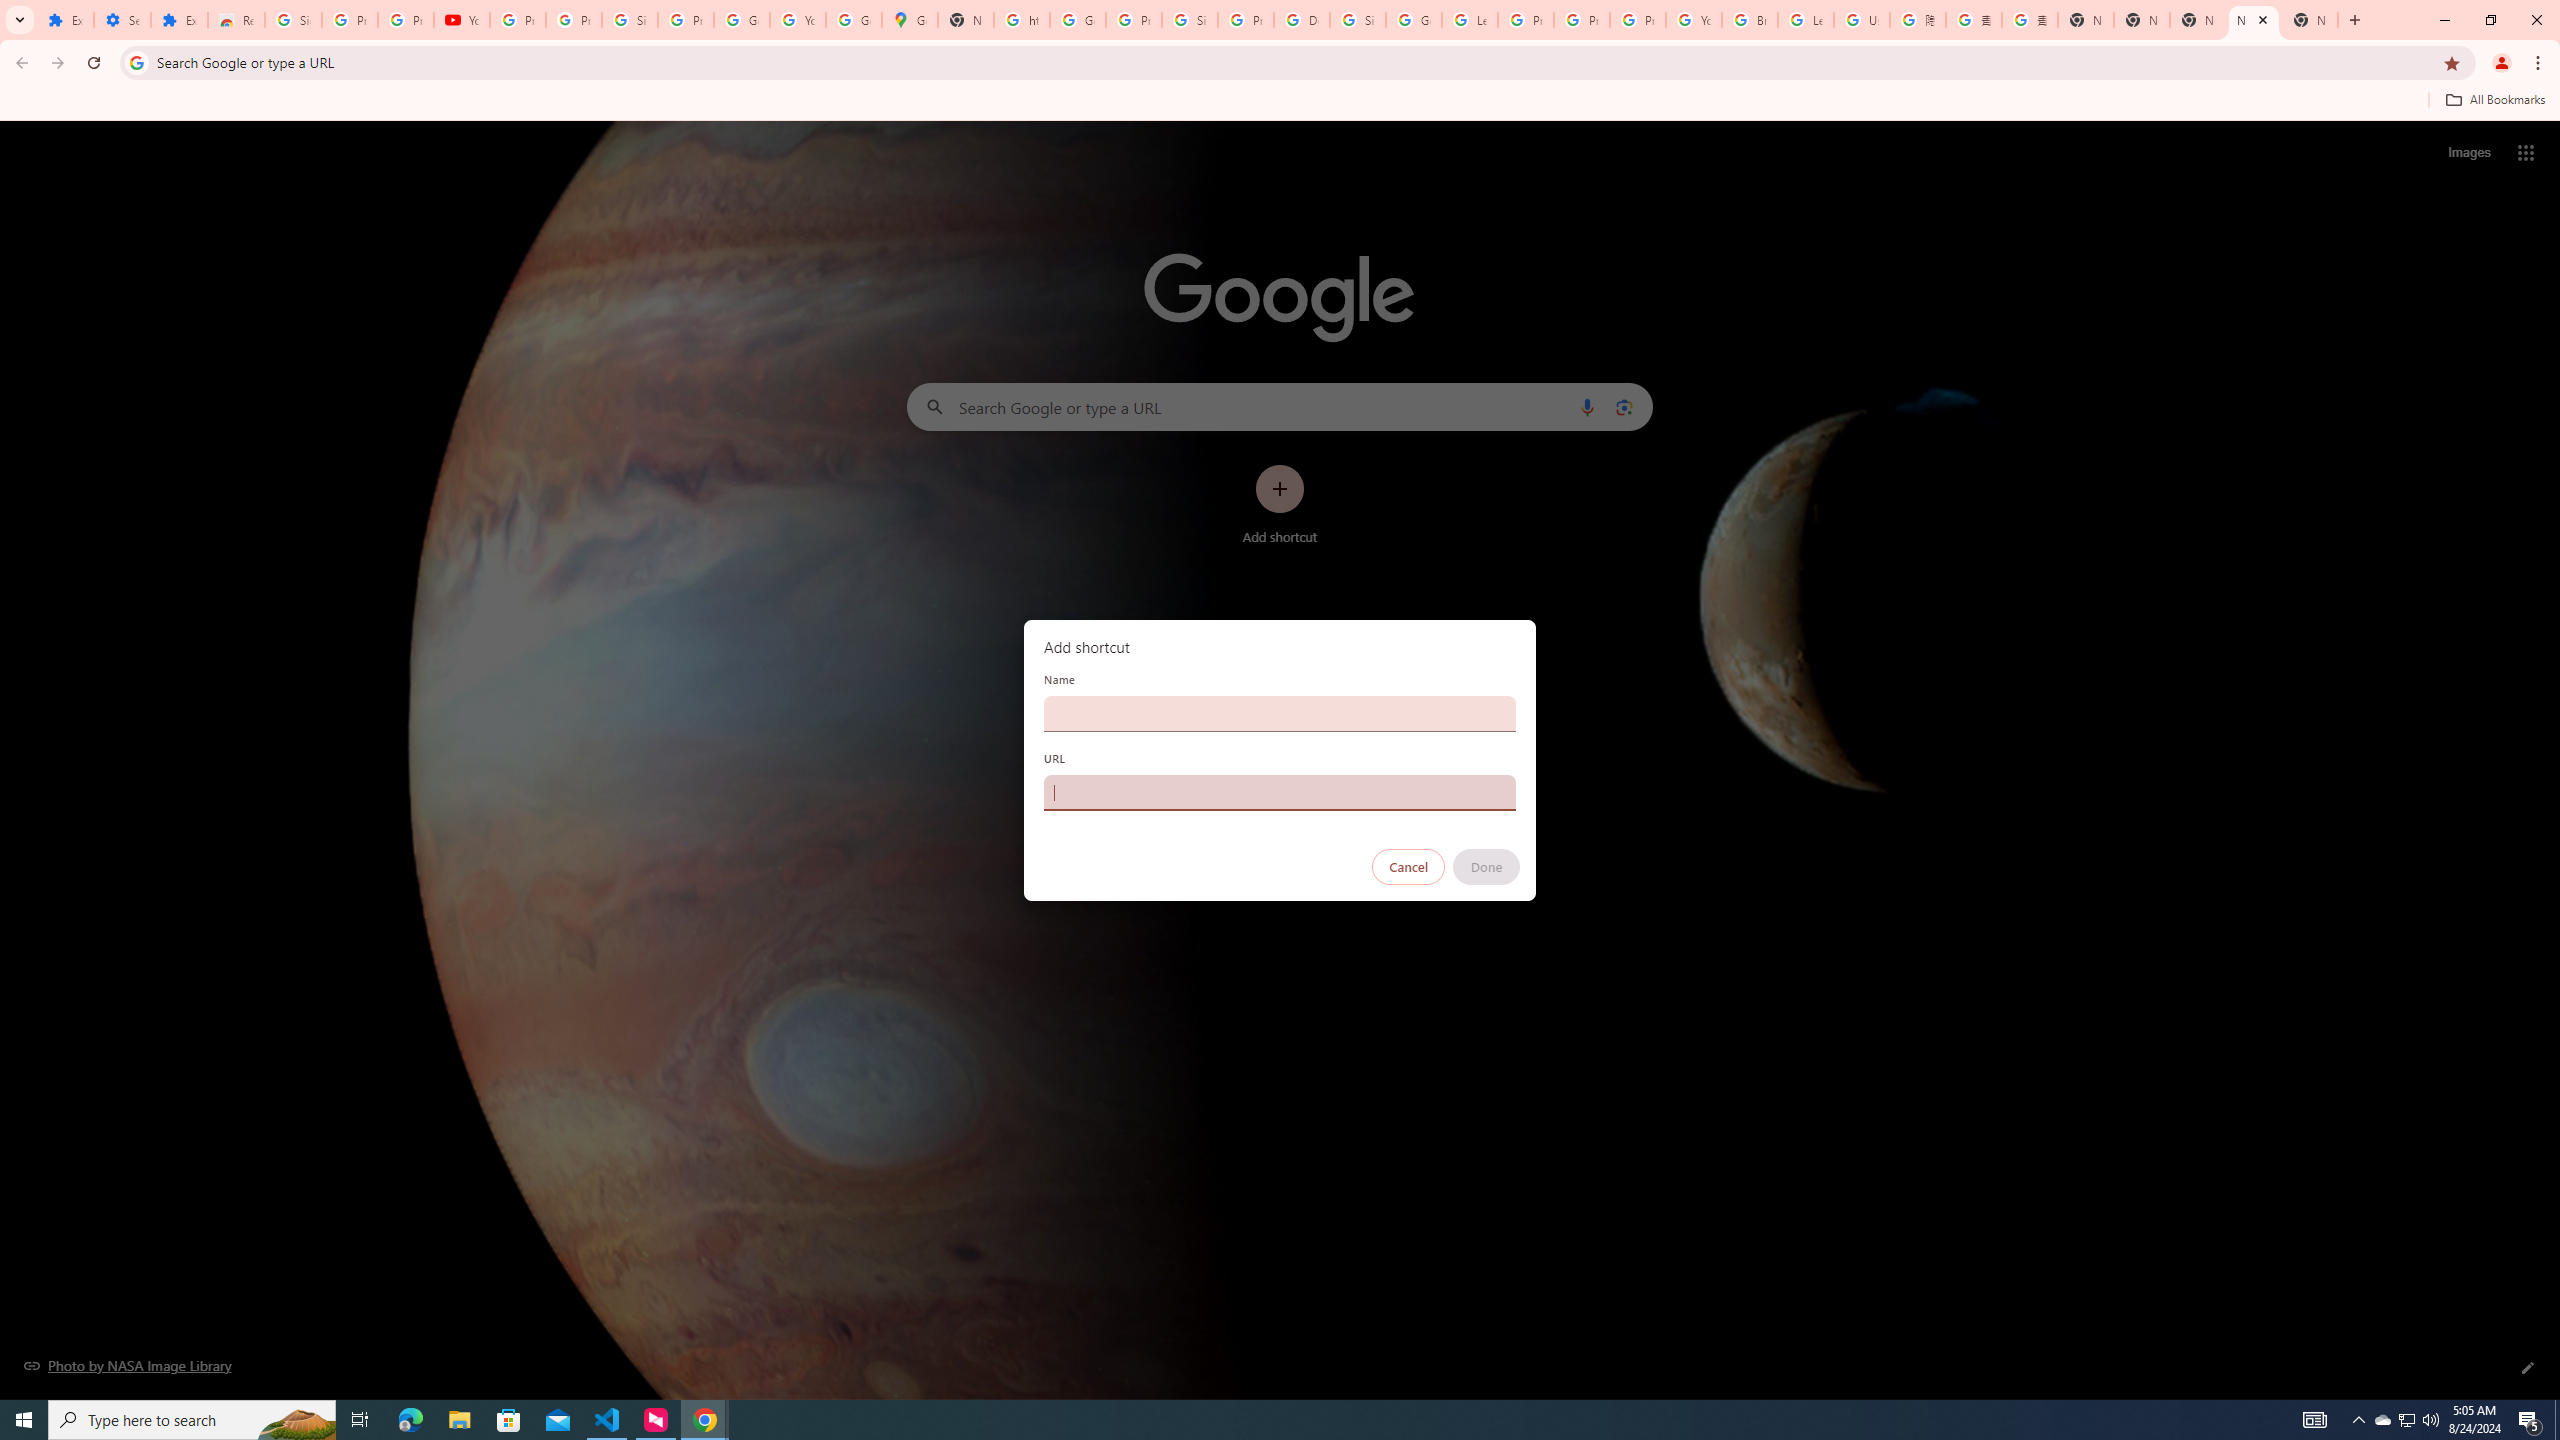  What do you see at coordinates (1581, 19) in the screenshot?
I see `'Privacy Help Center - Policies Help'` at bounding box center [1581, 19].